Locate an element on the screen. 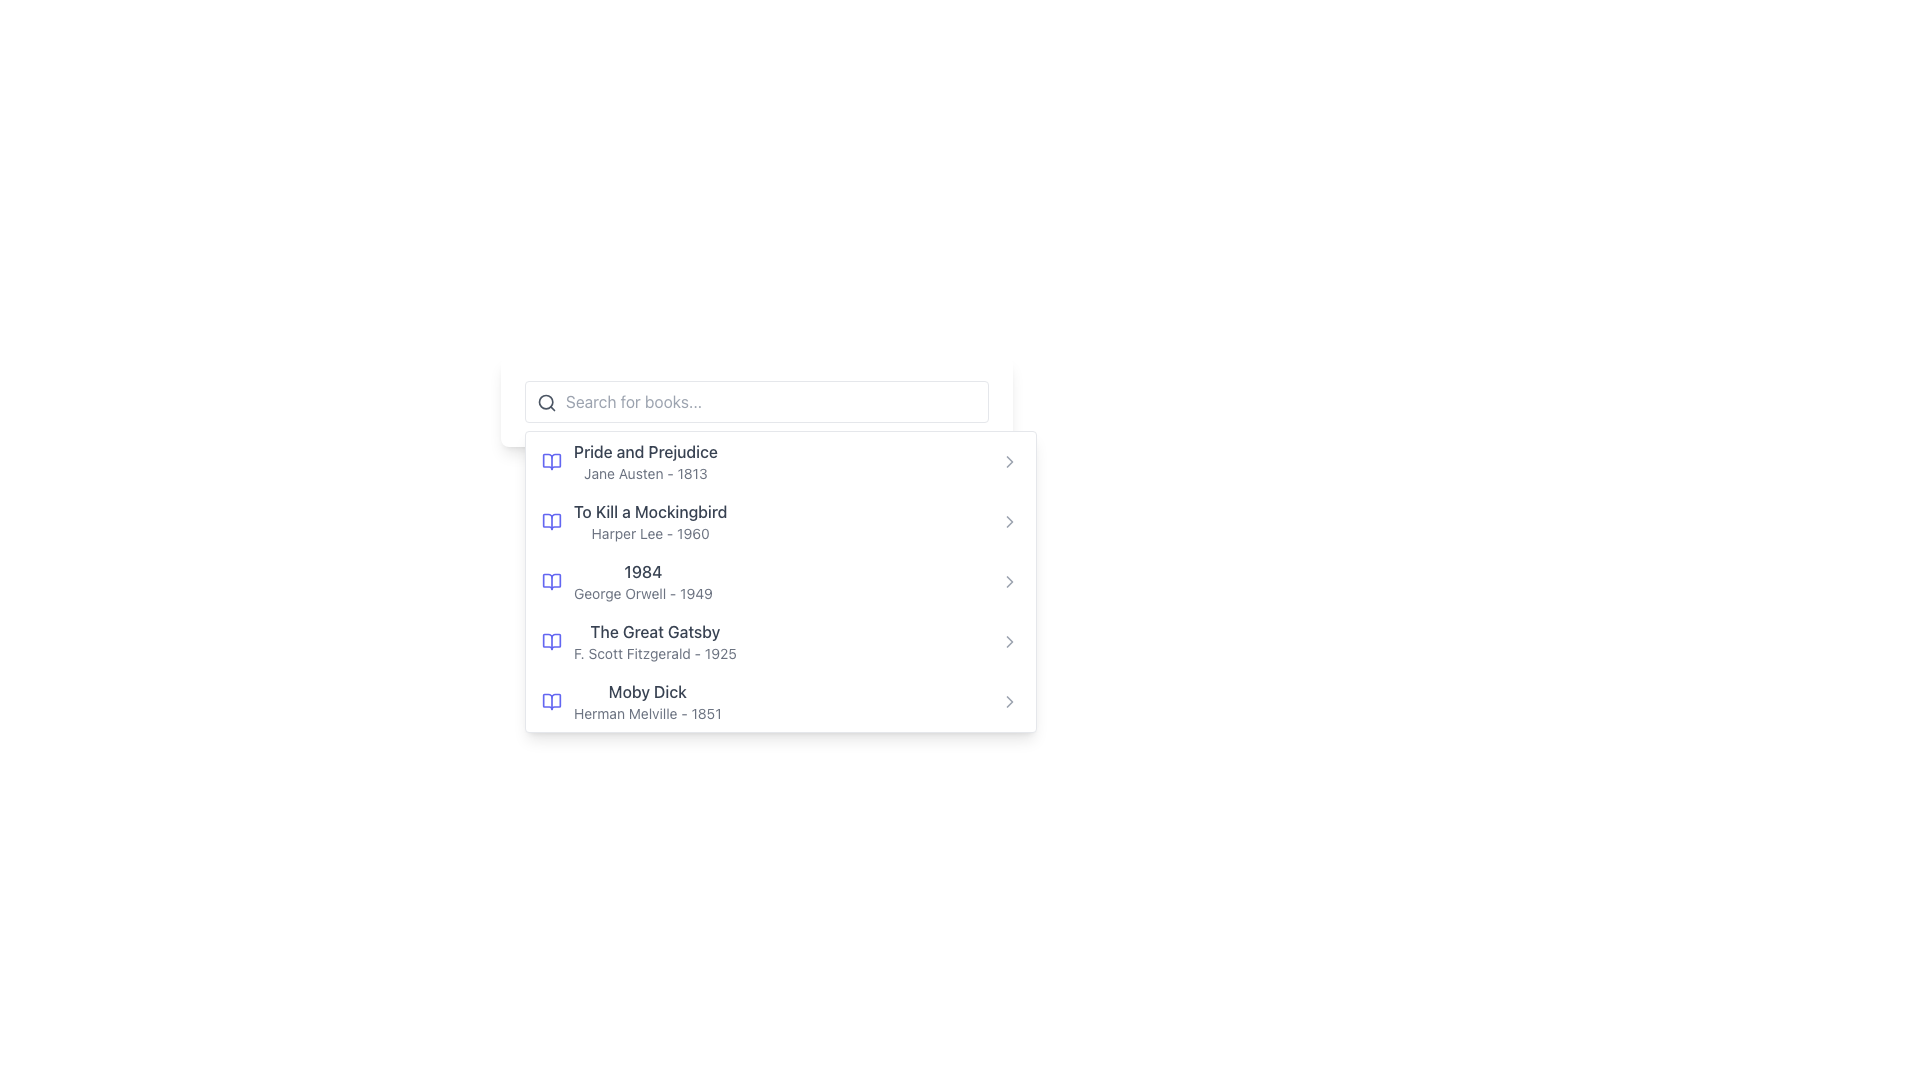 The height and width of the screenshot is (1080, 1920). the Right Chevron Icon located at the far right of the 'Pride and Prejudice - Jane Austen, 1813' list item is located at coordinates (1009, 462).